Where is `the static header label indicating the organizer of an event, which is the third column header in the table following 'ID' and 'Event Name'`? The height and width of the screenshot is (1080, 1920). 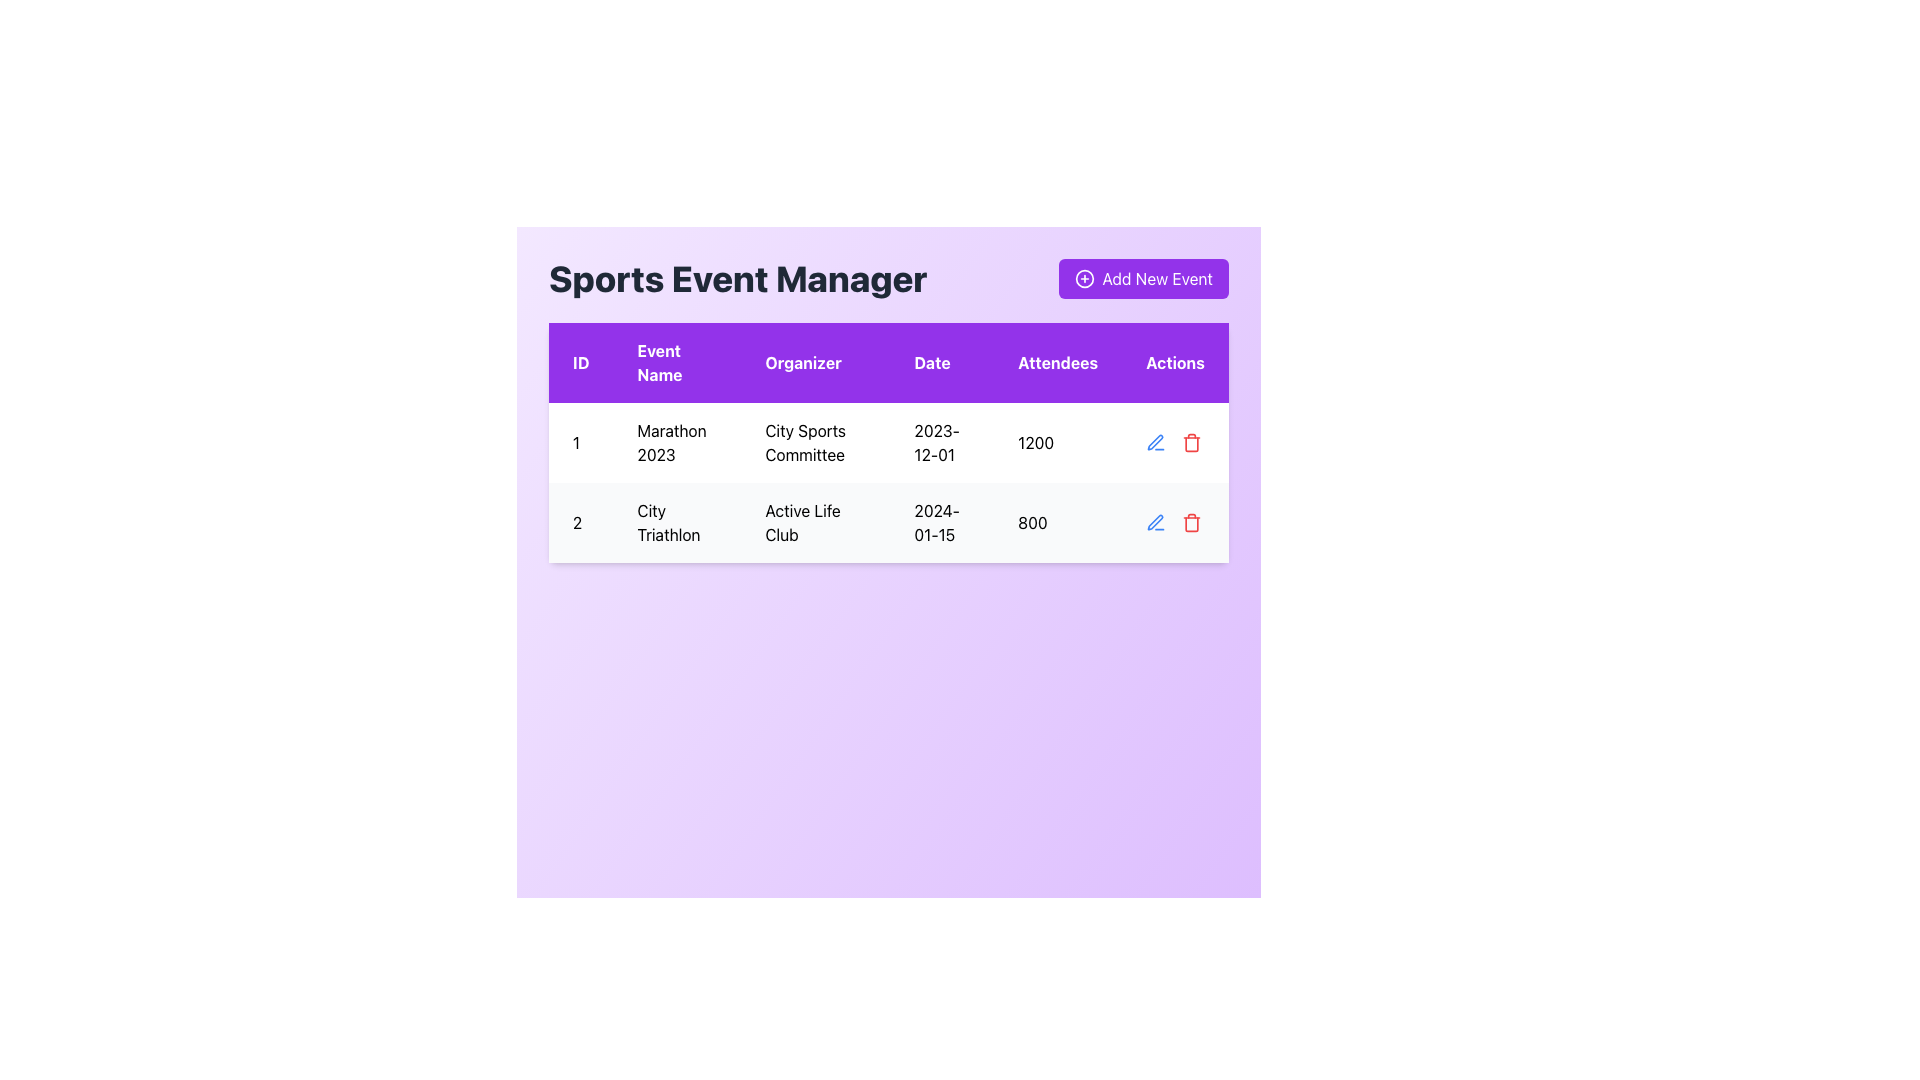
the static header label indicating the organizer of an event, which is the third column header in the table following 'ID' and 'Event Name' is located at coordinates (816, 362).